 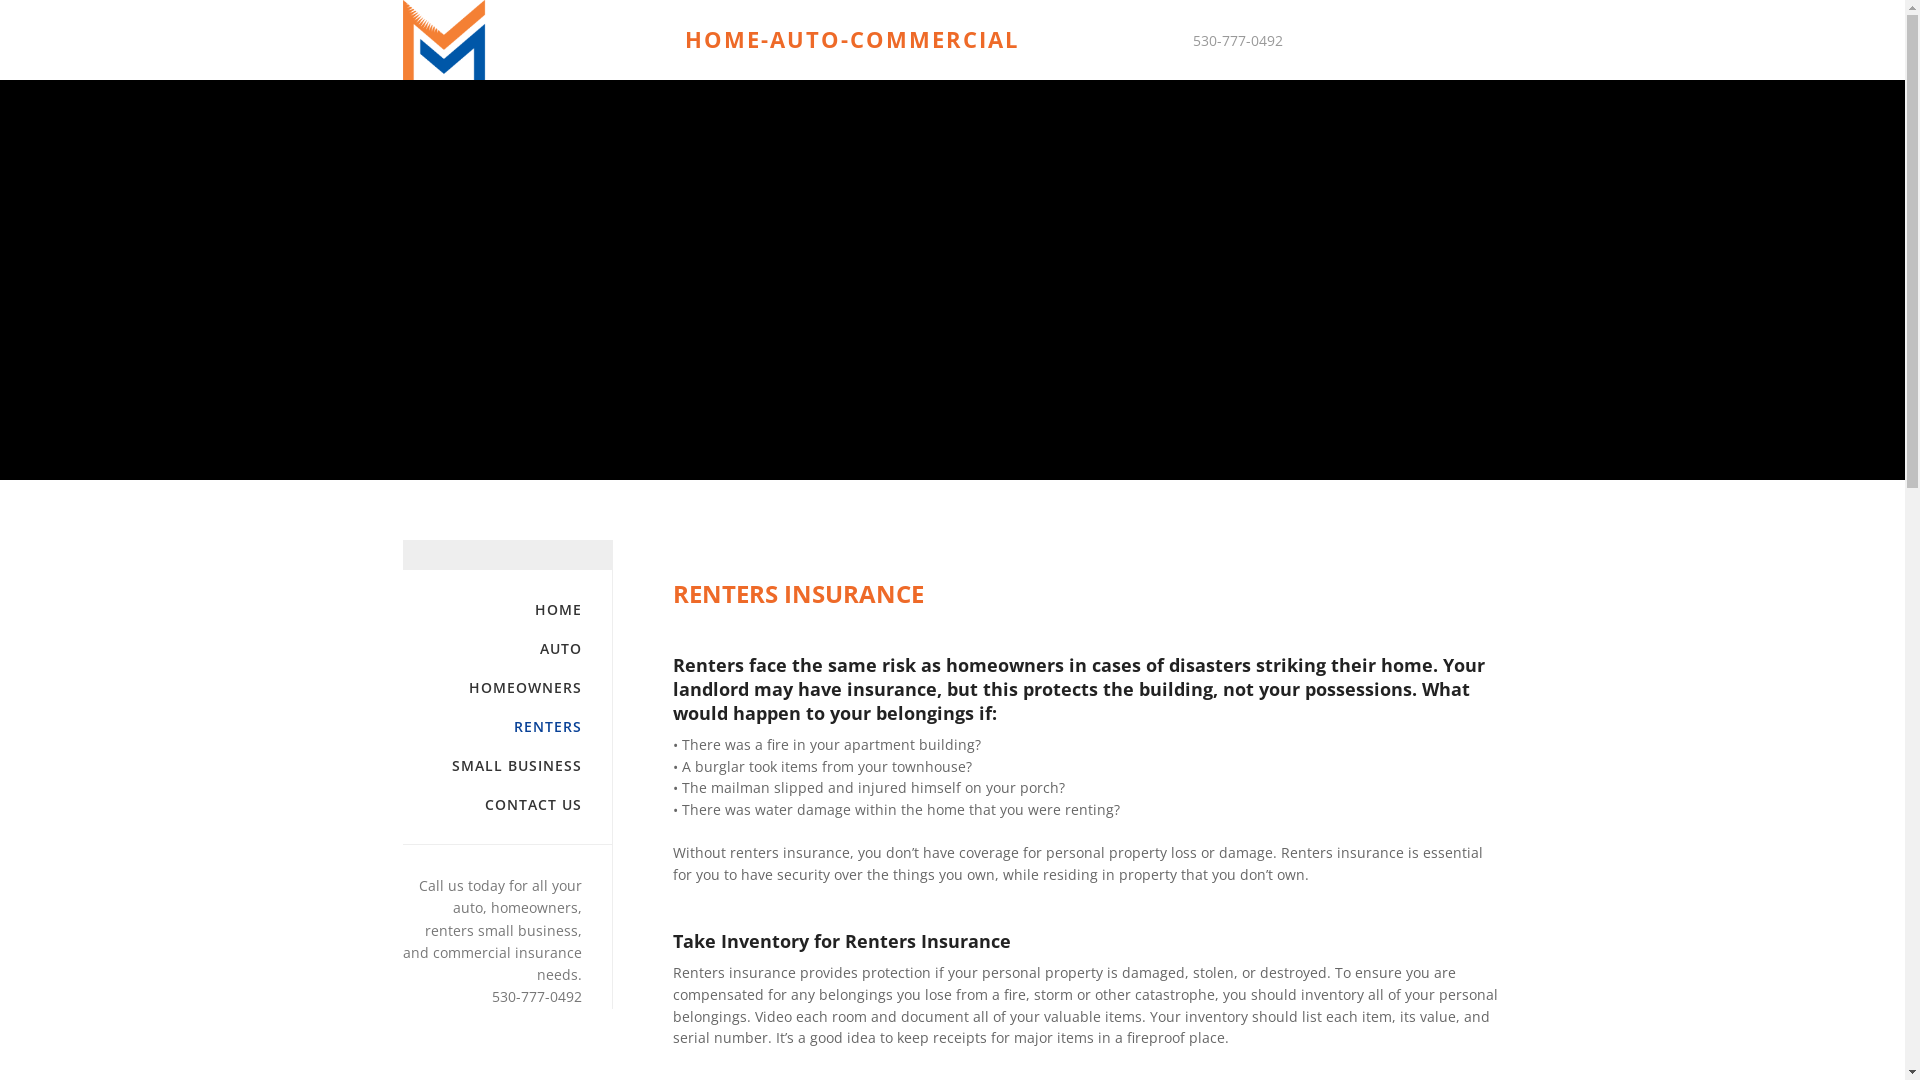 I want to click on 'SMALL BUSINESS', so click(x=401, y=765).